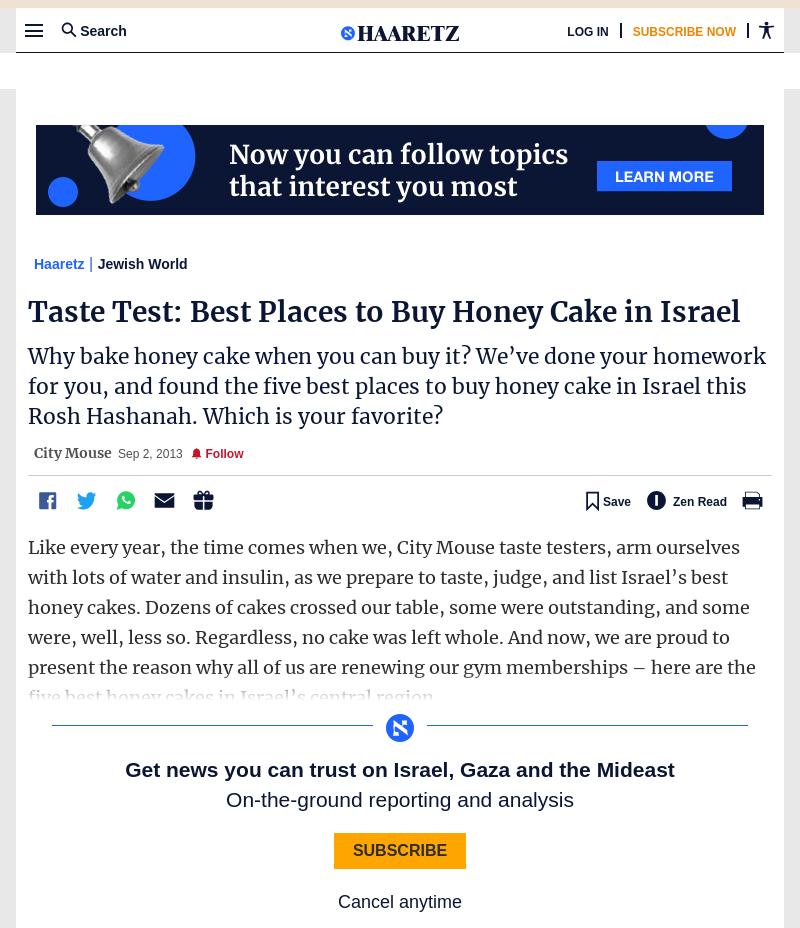 The height and width of the screenshot is (928, 800). What do you see at coordinates (224, 453) in the screenshot?
I see `'Follow'` at bounding box center [224, 453].